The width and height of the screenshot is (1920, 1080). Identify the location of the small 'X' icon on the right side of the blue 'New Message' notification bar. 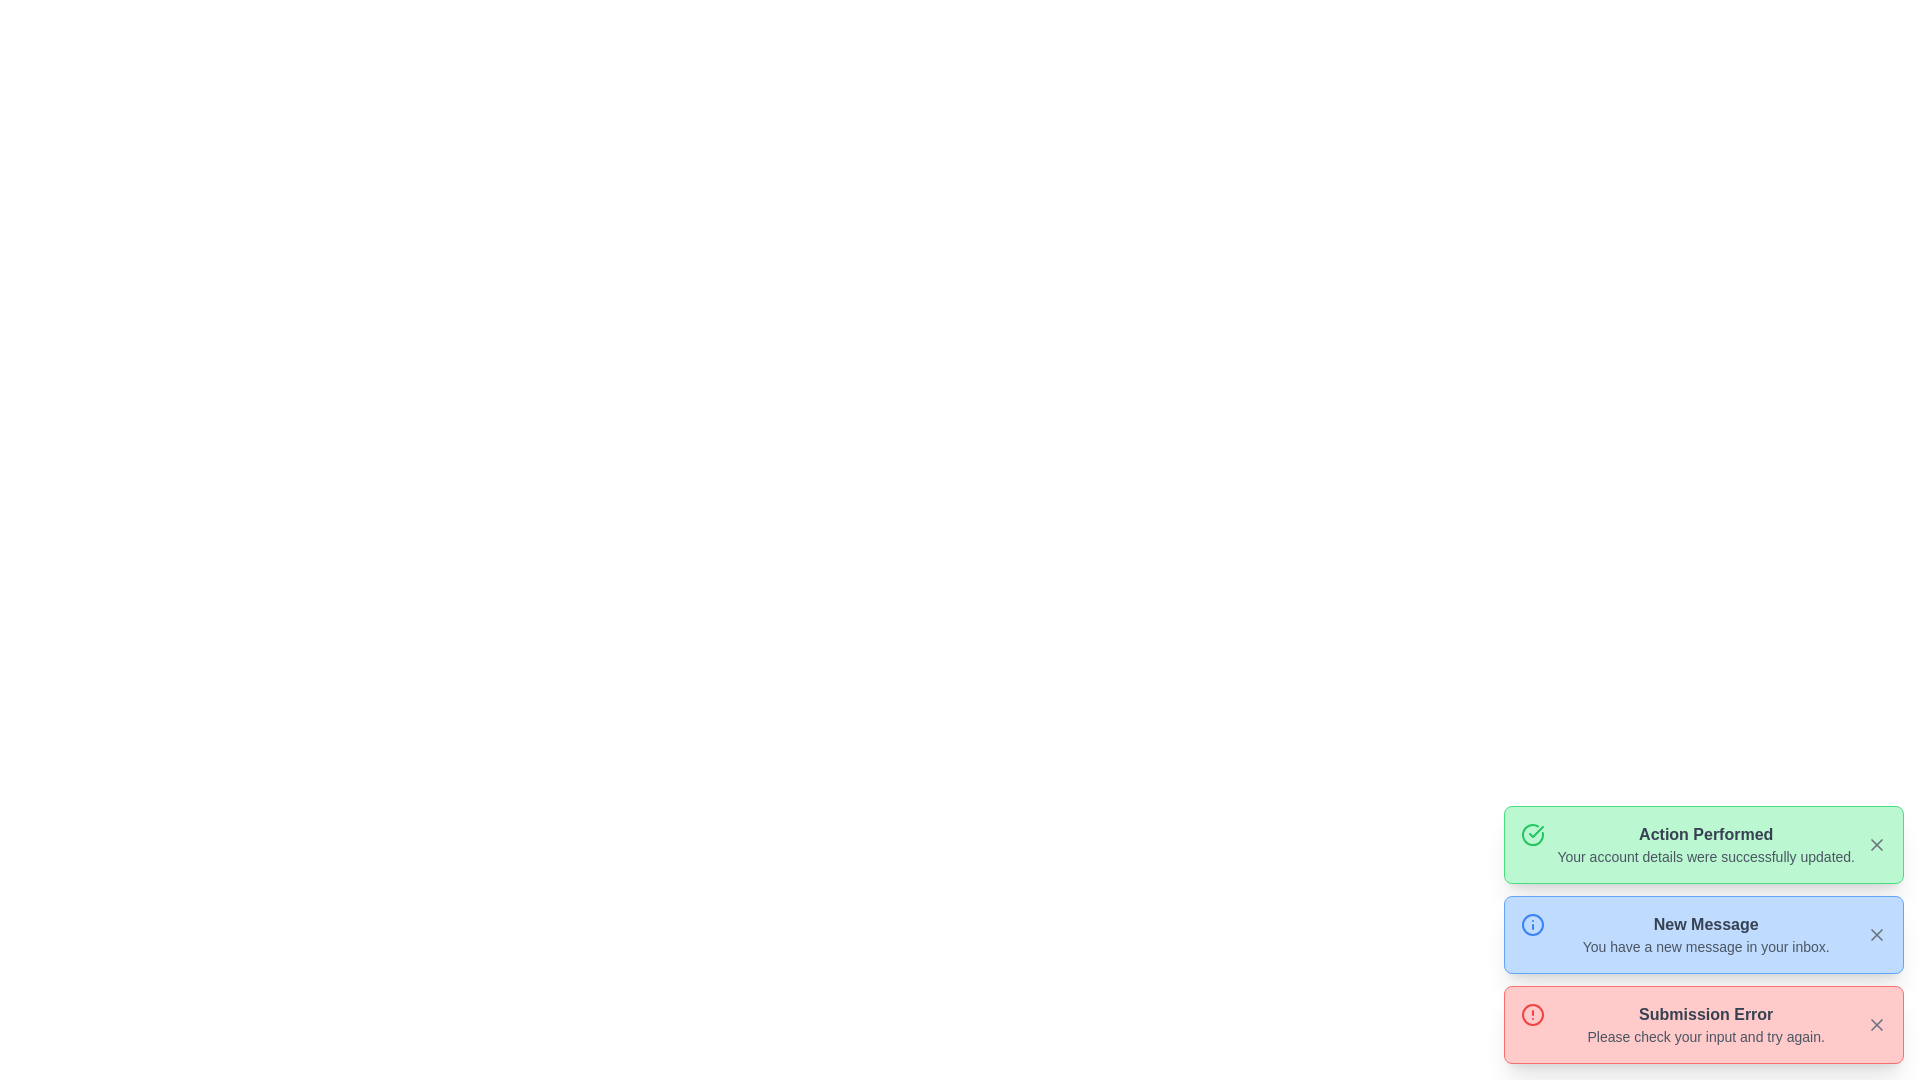
(1875, 934).